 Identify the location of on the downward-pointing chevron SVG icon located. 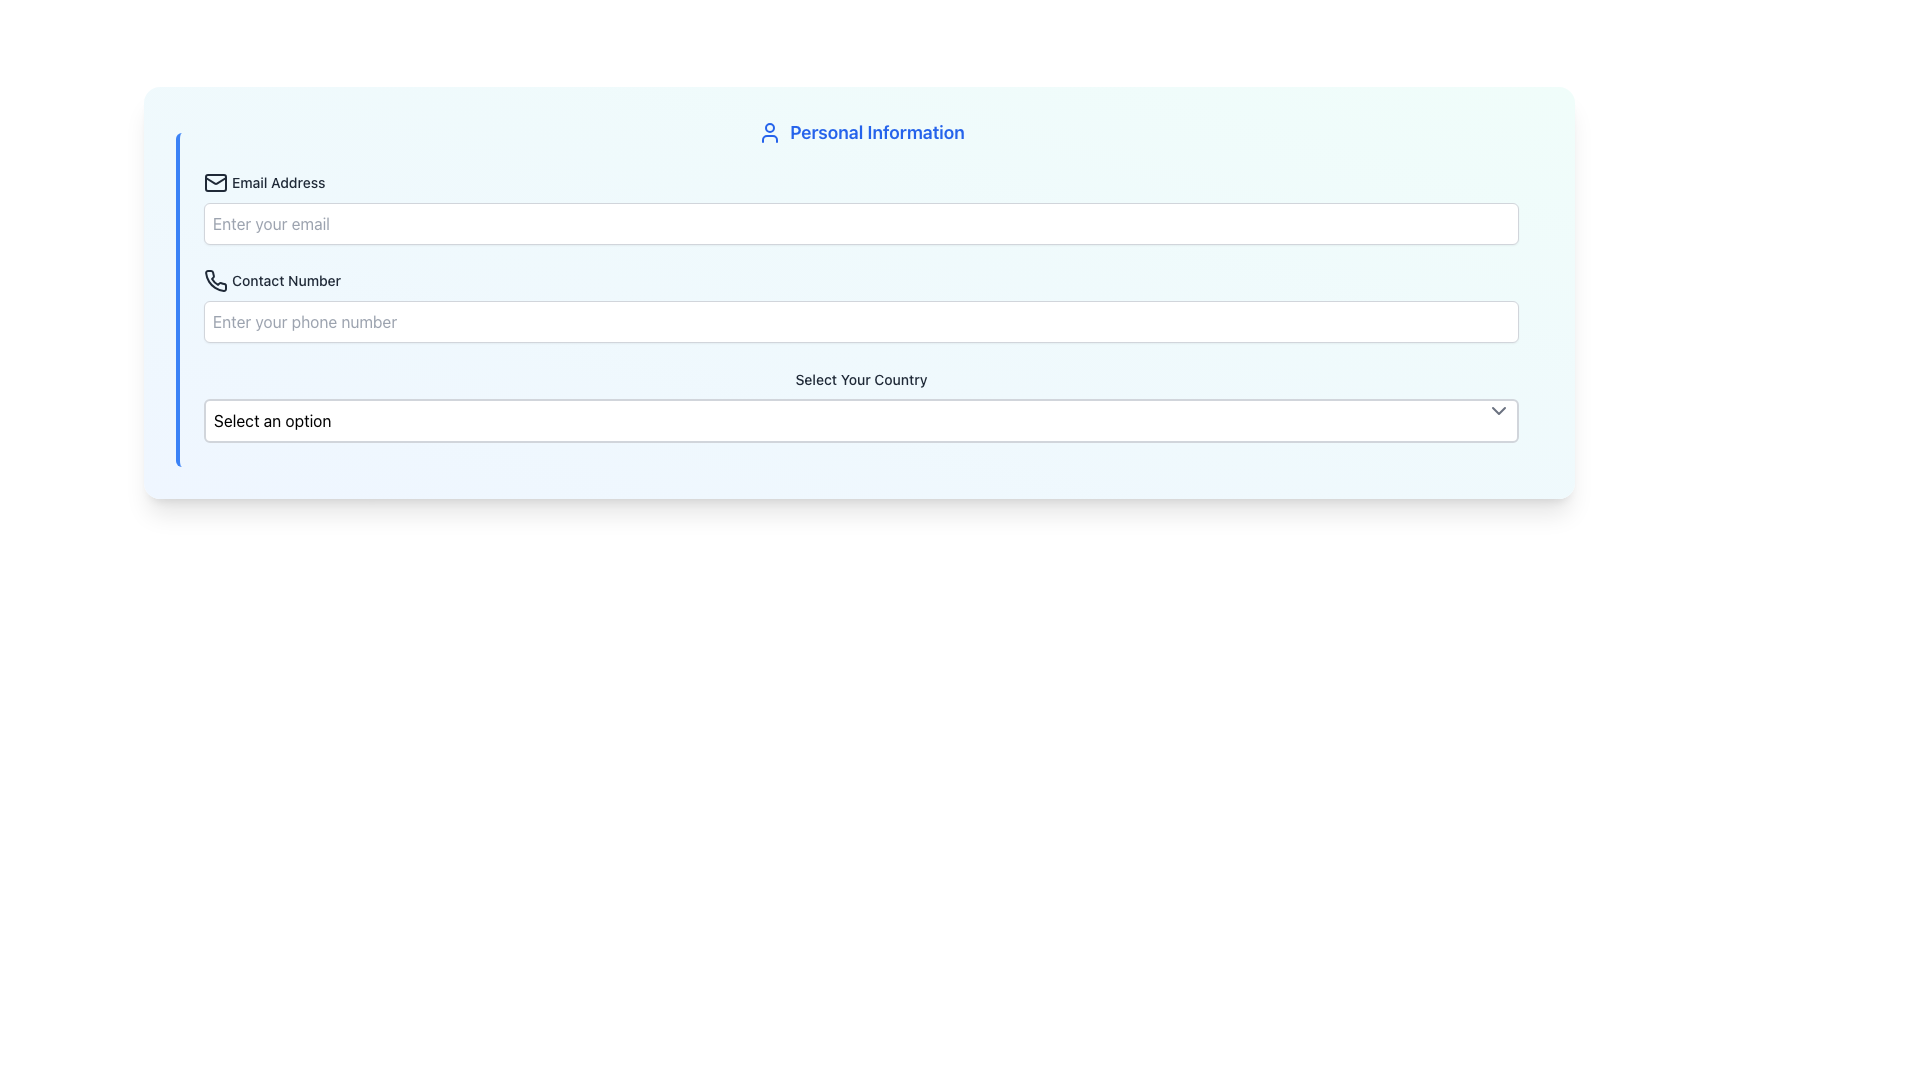
(1498, 410).